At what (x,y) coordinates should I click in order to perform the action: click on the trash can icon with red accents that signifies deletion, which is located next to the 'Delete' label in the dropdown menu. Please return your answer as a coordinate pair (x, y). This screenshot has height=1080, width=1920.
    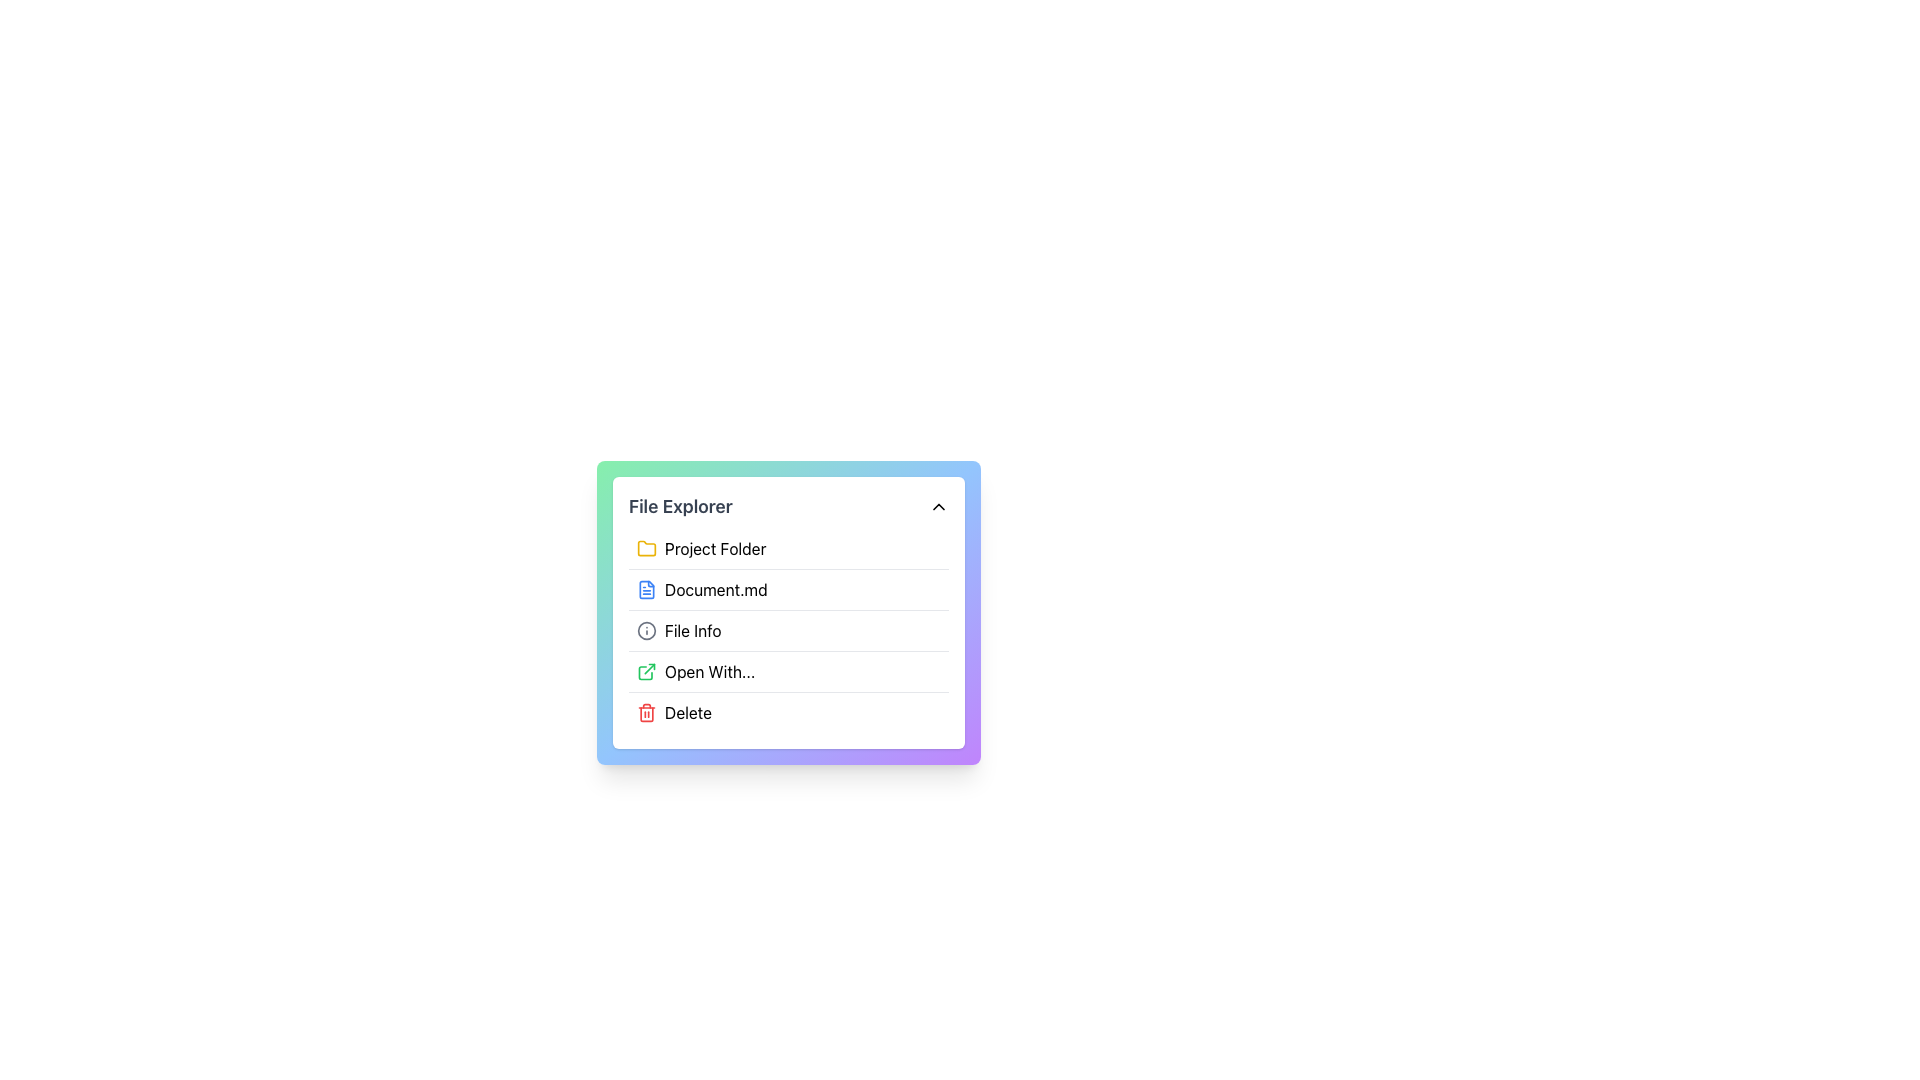
    Looking at the image, I should click on (647, 712).